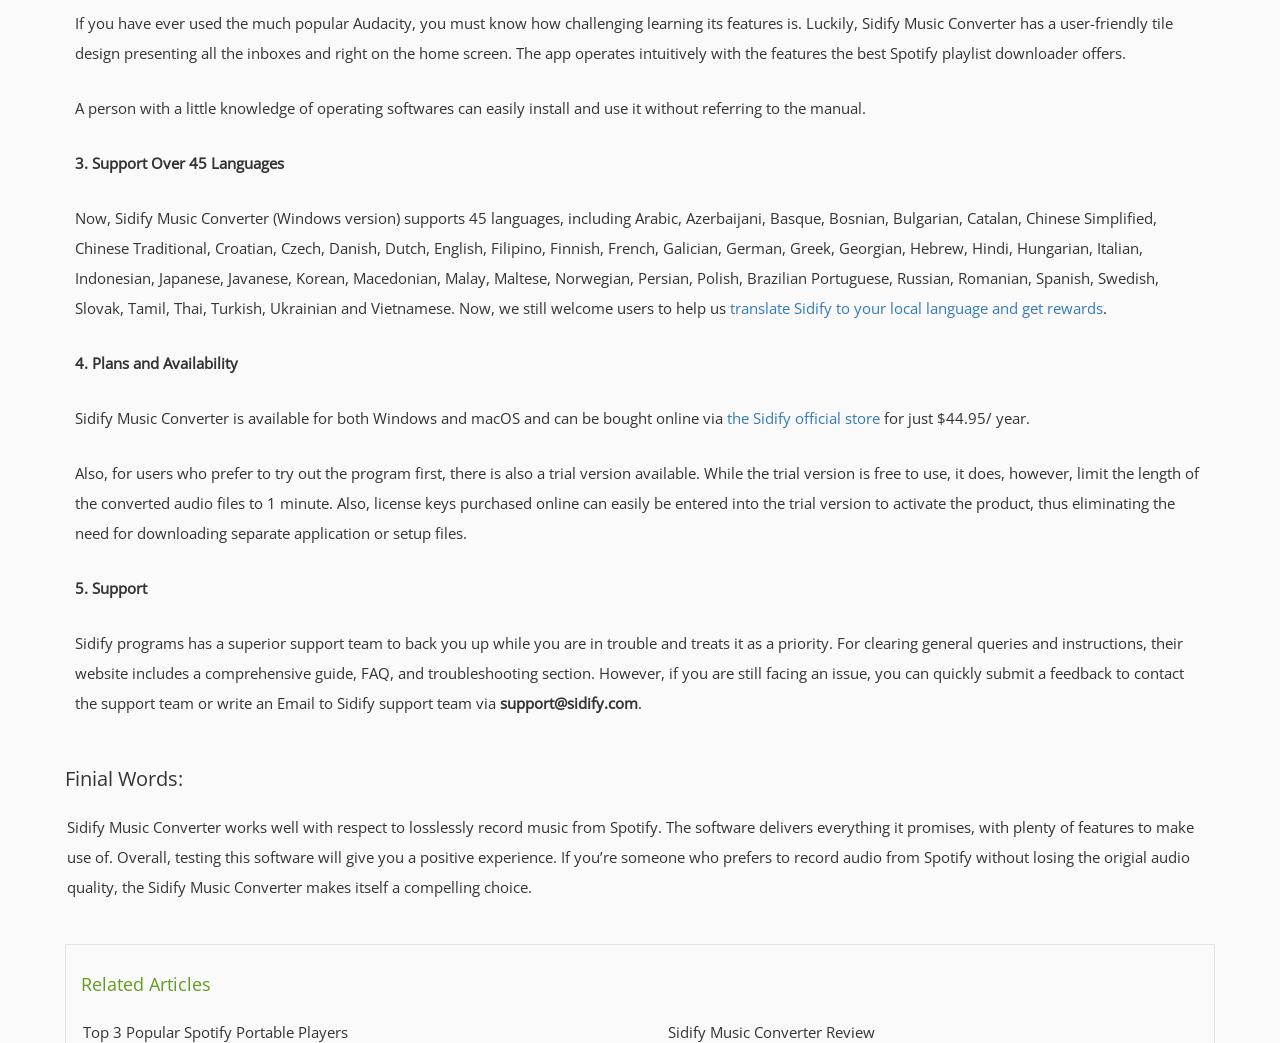 The image size is (1280, 1043). I want to click on 'support@sidify.com', so click(567, 702).